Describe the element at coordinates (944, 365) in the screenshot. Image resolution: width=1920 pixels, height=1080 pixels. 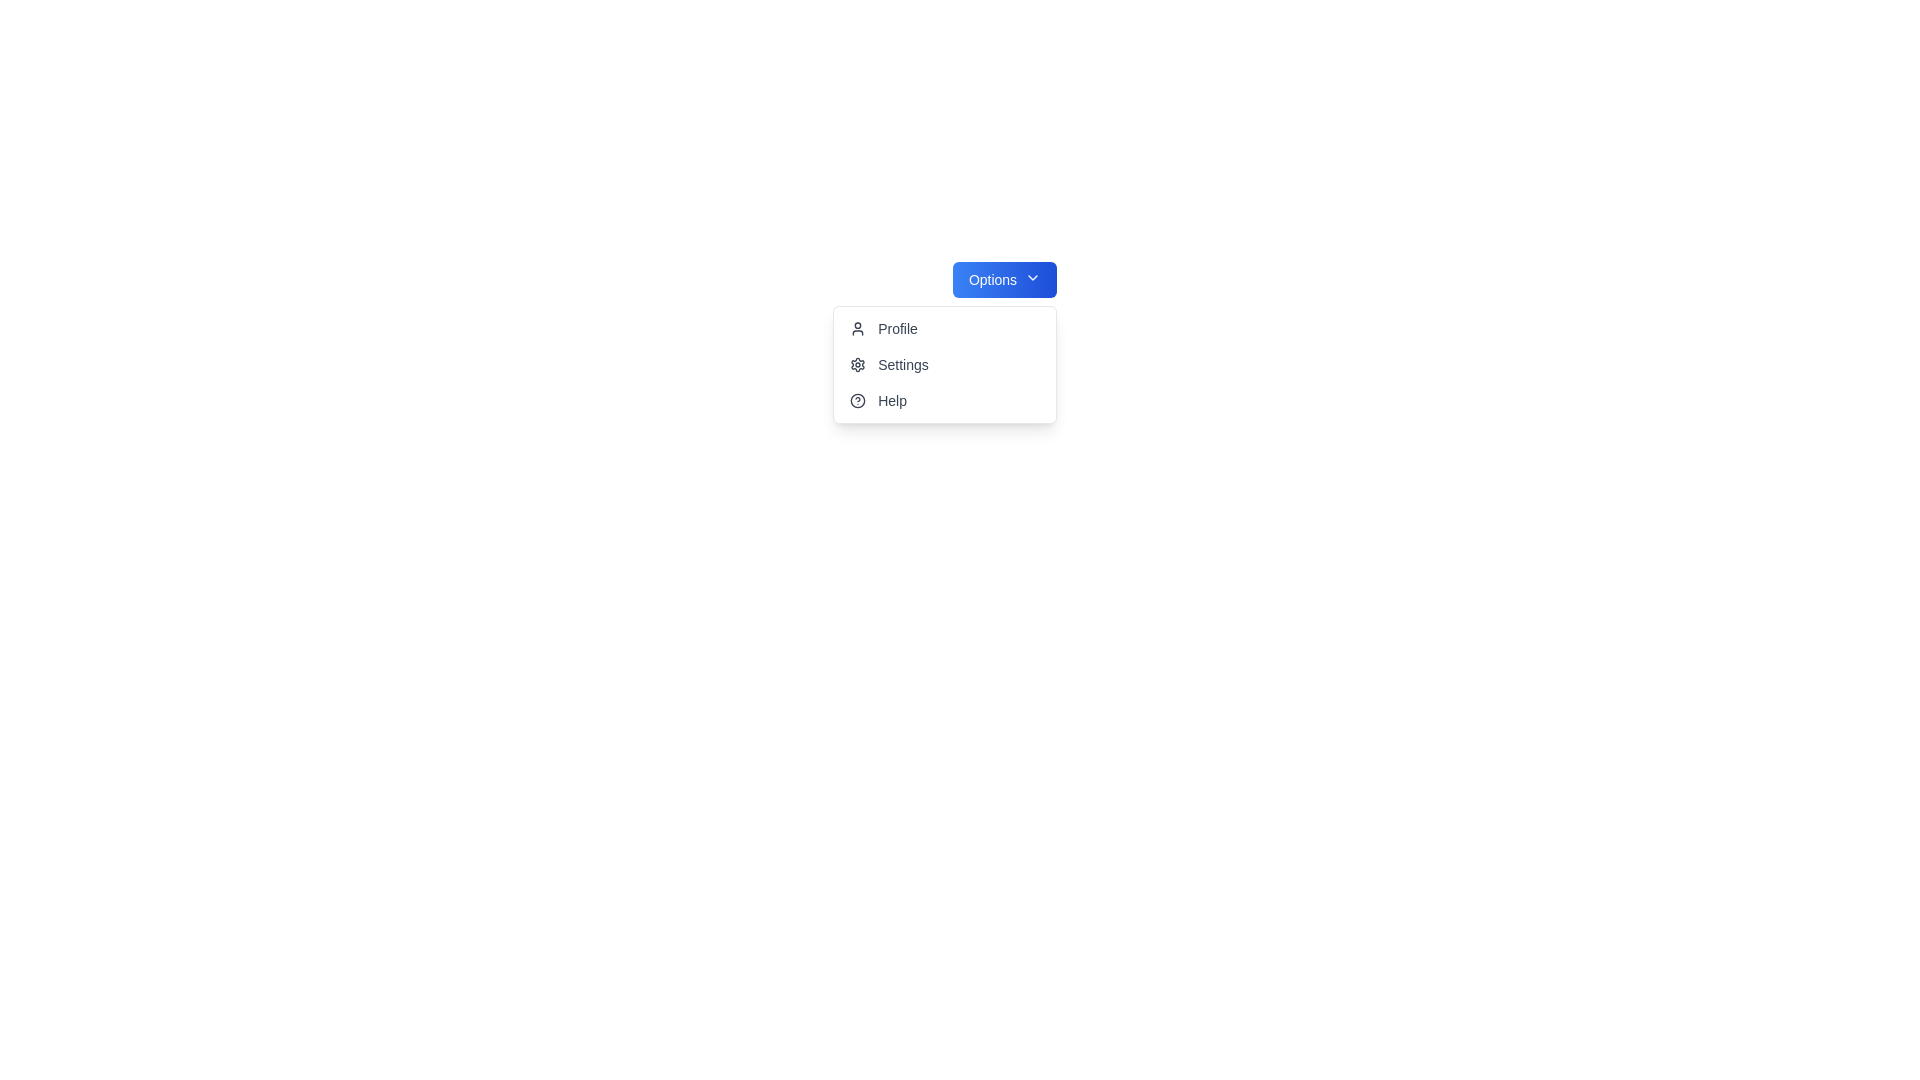
I see `the settings button located in the dropdown menu, positioned between the 'Profile' and 'Help' items` at that location.